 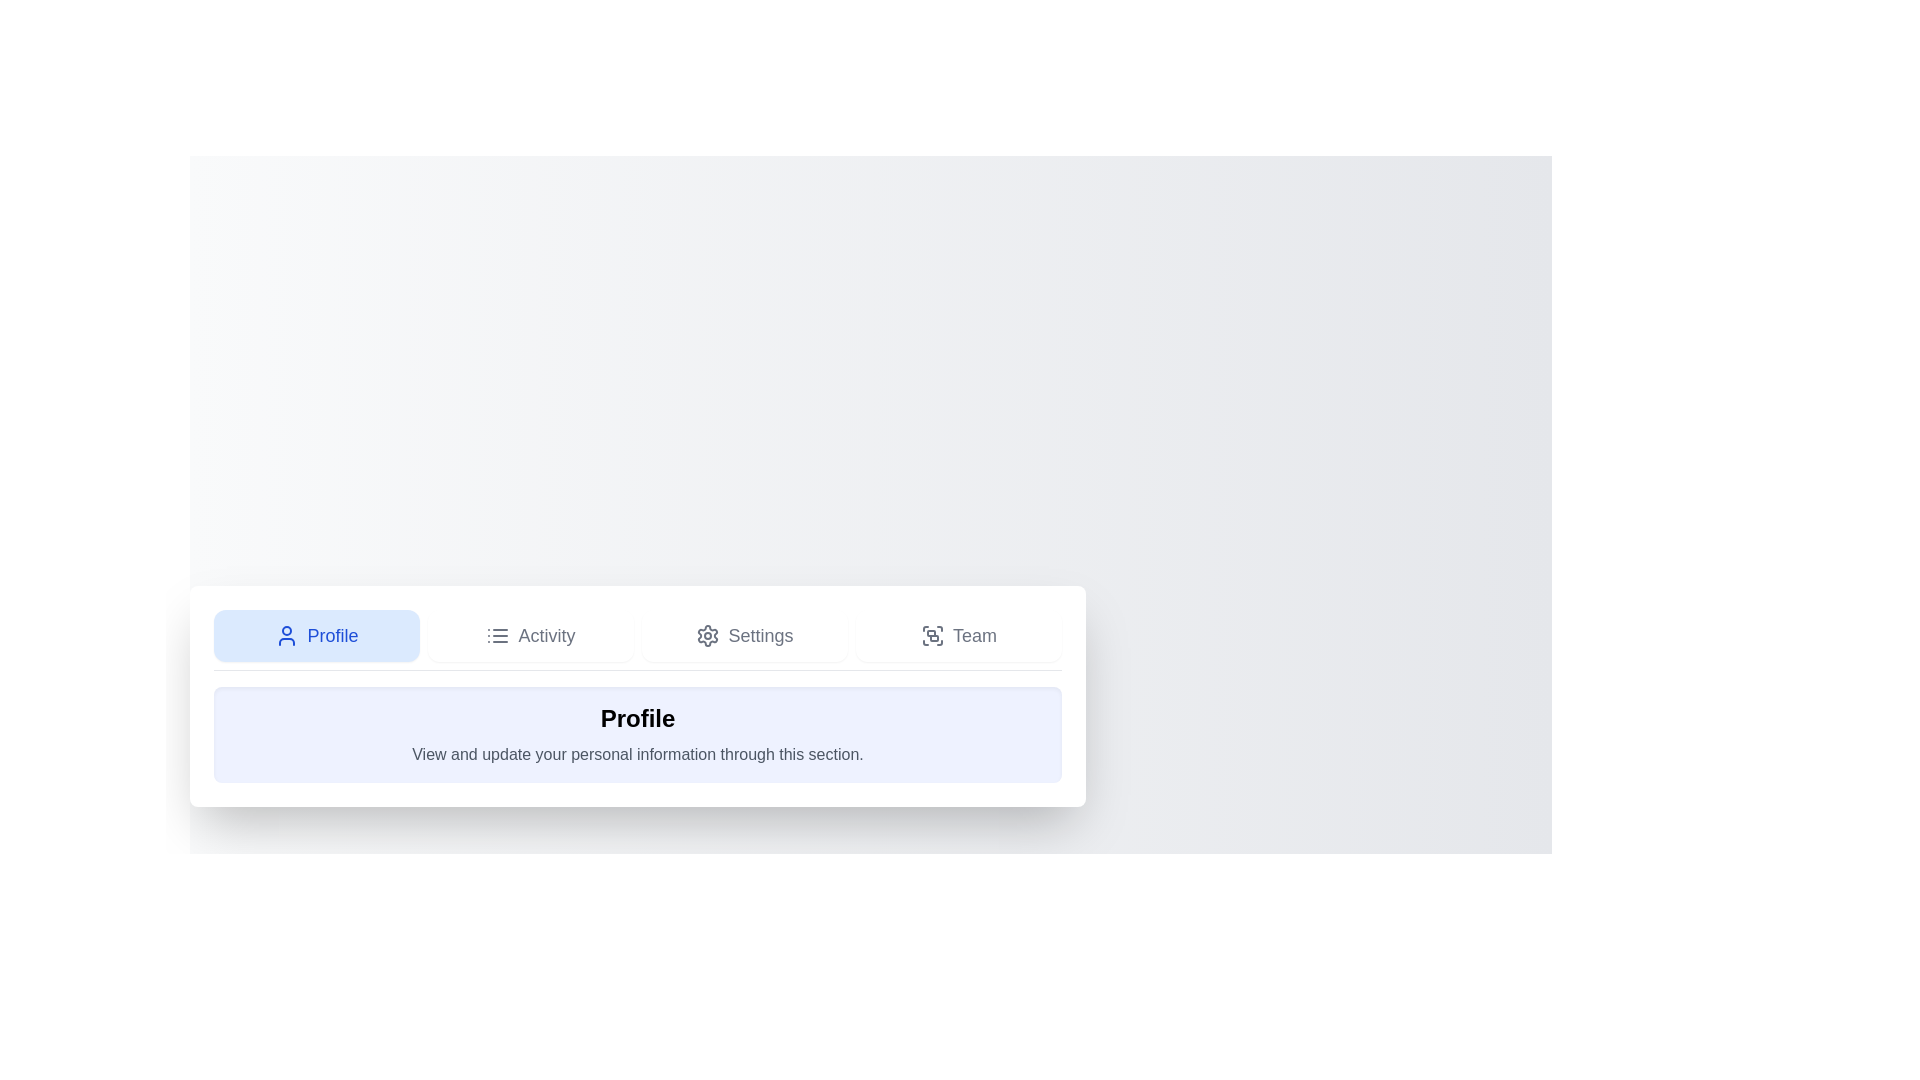 What do you see at coordinates (958, 635) in the screenshot?
I see `the tab labeled Team to observe its hover effect` at bounding box center [958, 635].